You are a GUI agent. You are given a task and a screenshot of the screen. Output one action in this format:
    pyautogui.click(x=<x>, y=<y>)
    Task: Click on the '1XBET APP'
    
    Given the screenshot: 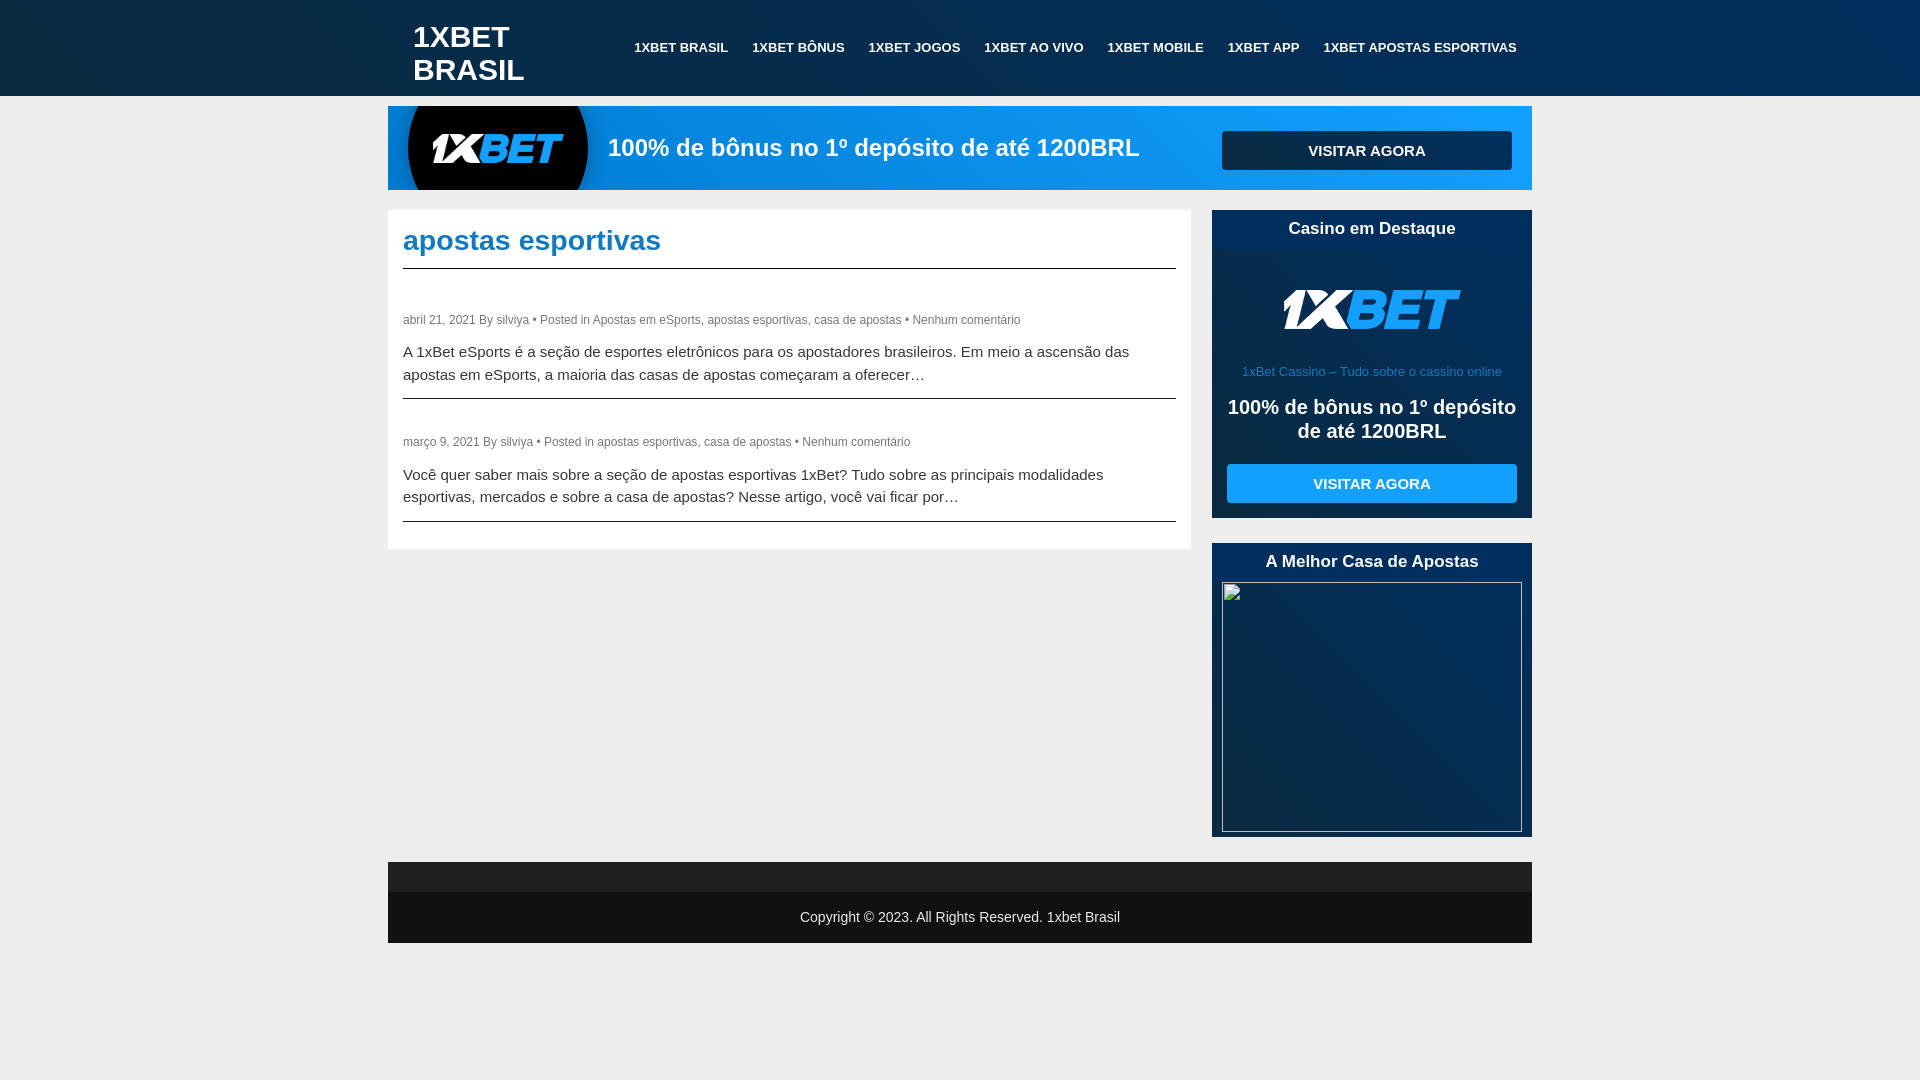 What is the action you would take?
    pyautogui.click(x=1262, y=46)
    